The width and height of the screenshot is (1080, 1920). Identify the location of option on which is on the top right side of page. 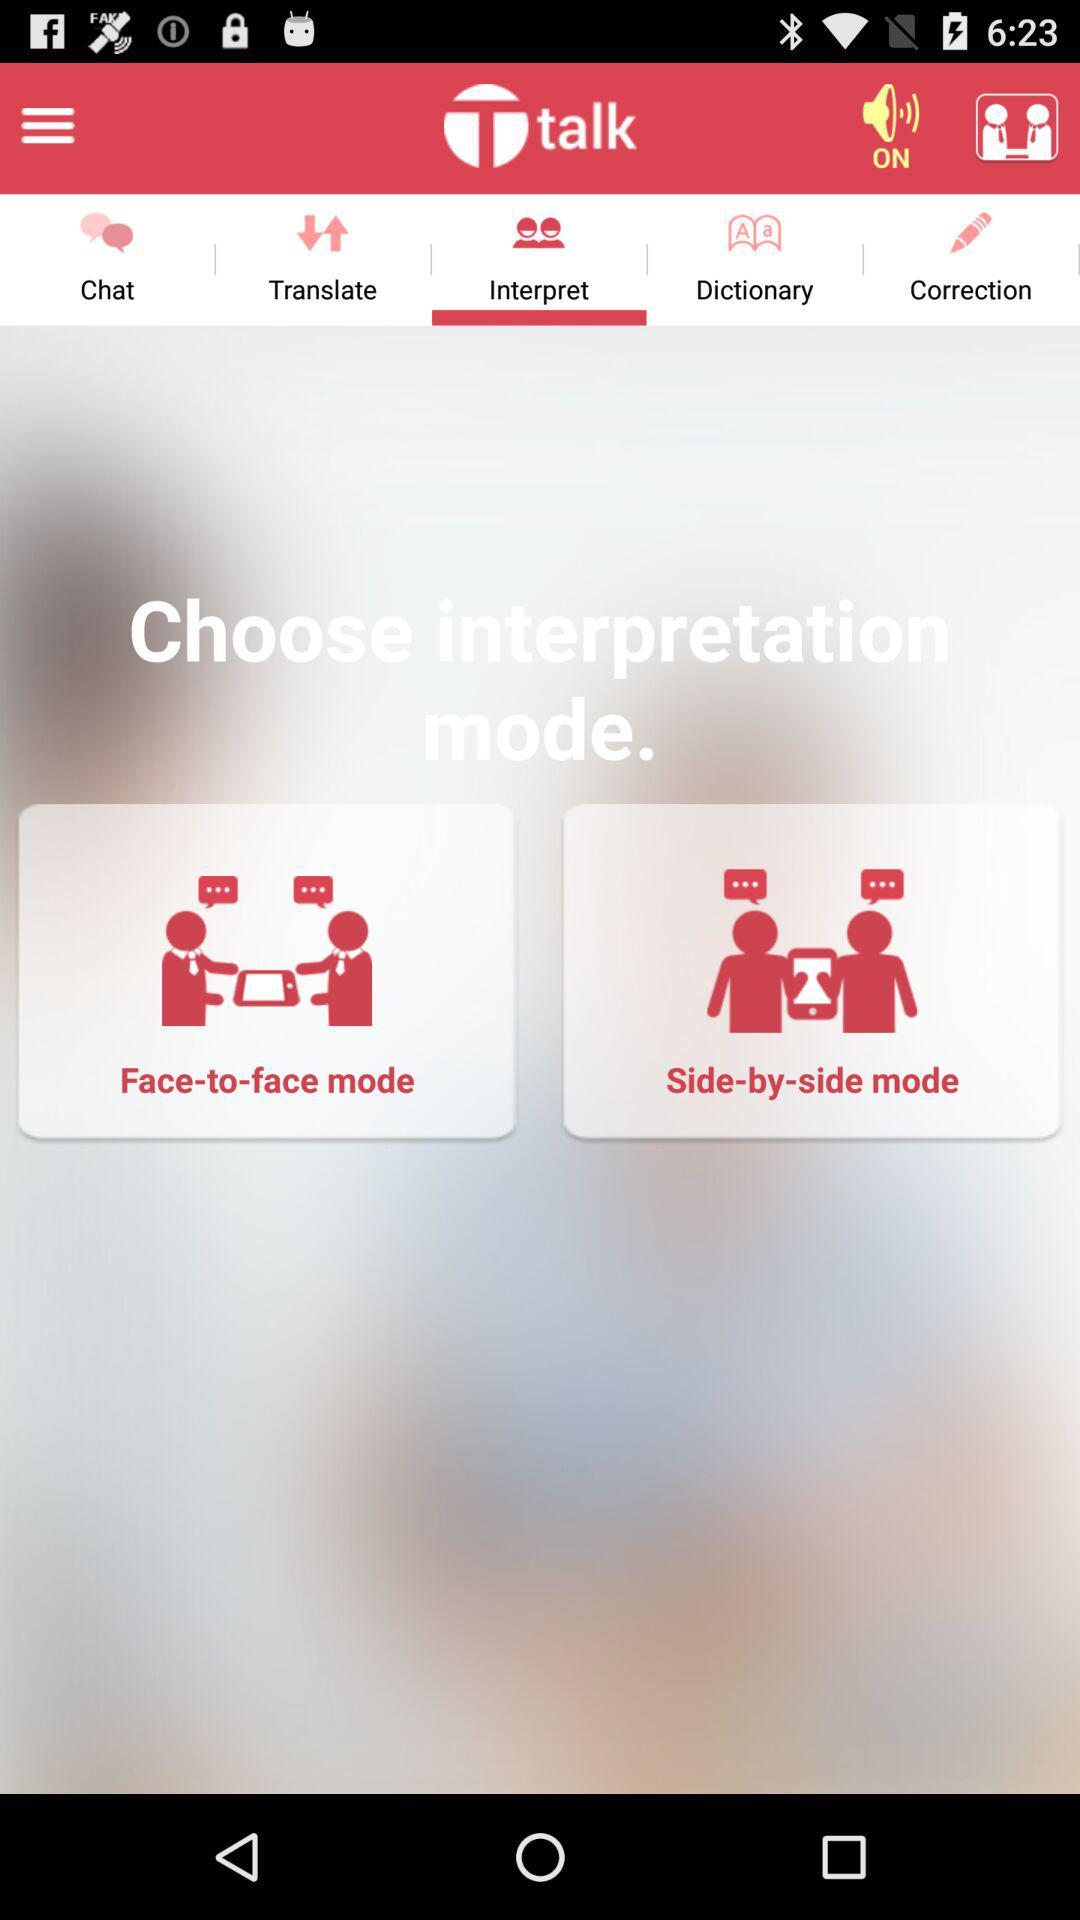
(890, 124).